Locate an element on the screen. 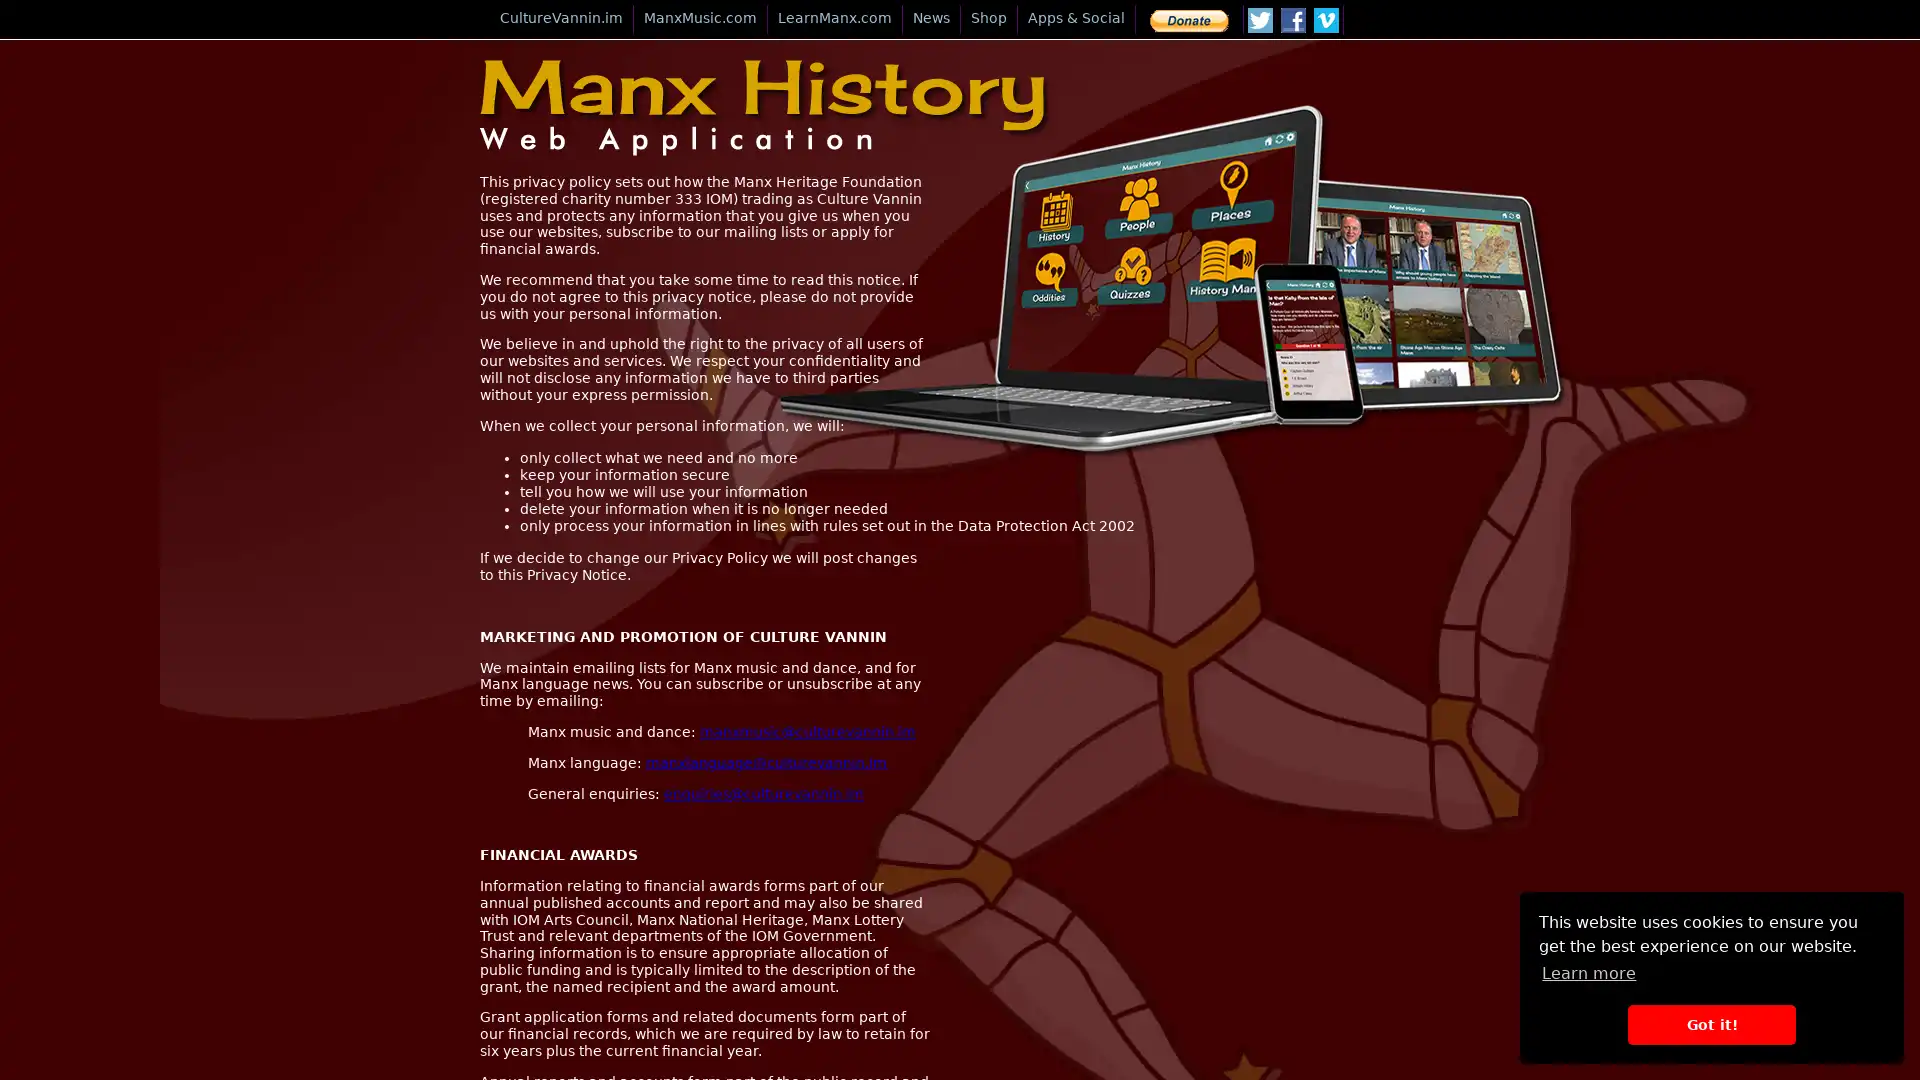 The image size is (1920, 1080). learn more about cookies is located at coordinates (1587, 972).